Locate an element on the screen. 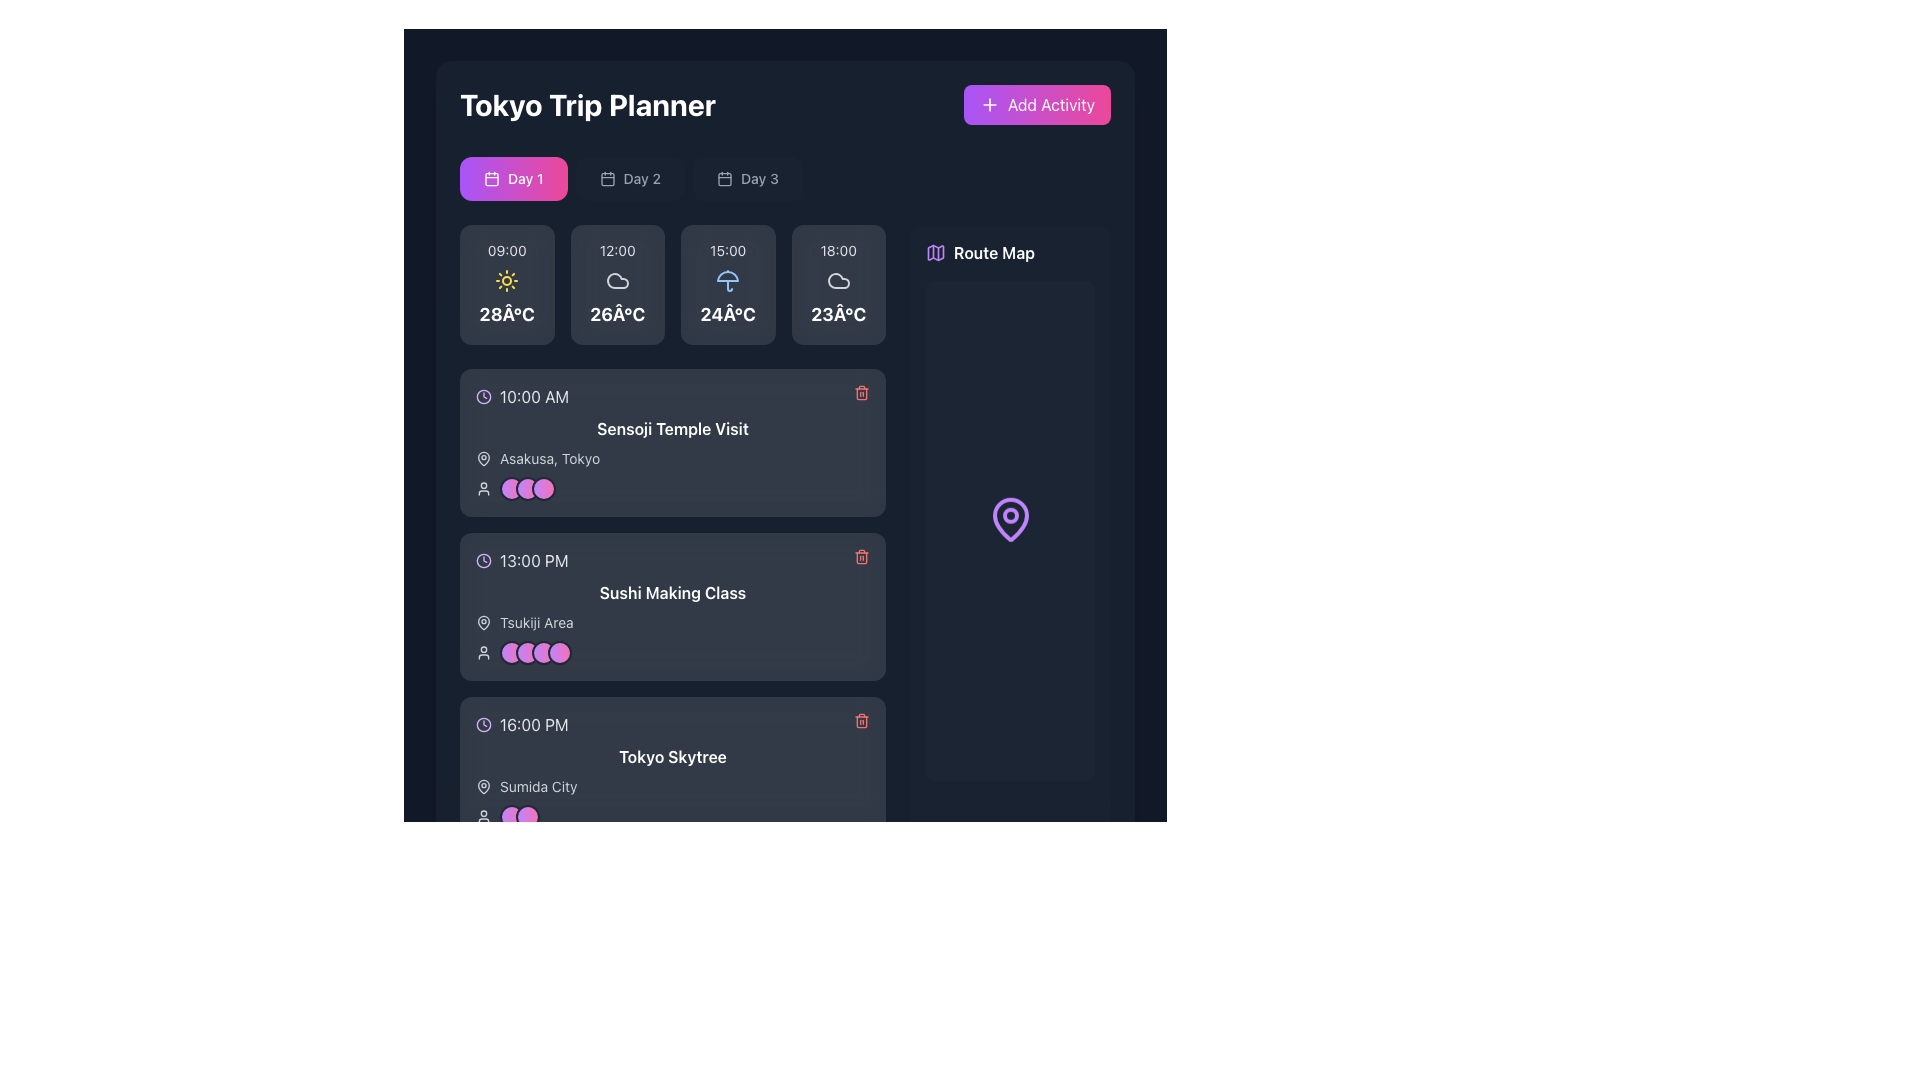 The image size is (1920, 1080). the location marker SVG icon from the center of the Route Map panel is located at coordinates (1010, 519).